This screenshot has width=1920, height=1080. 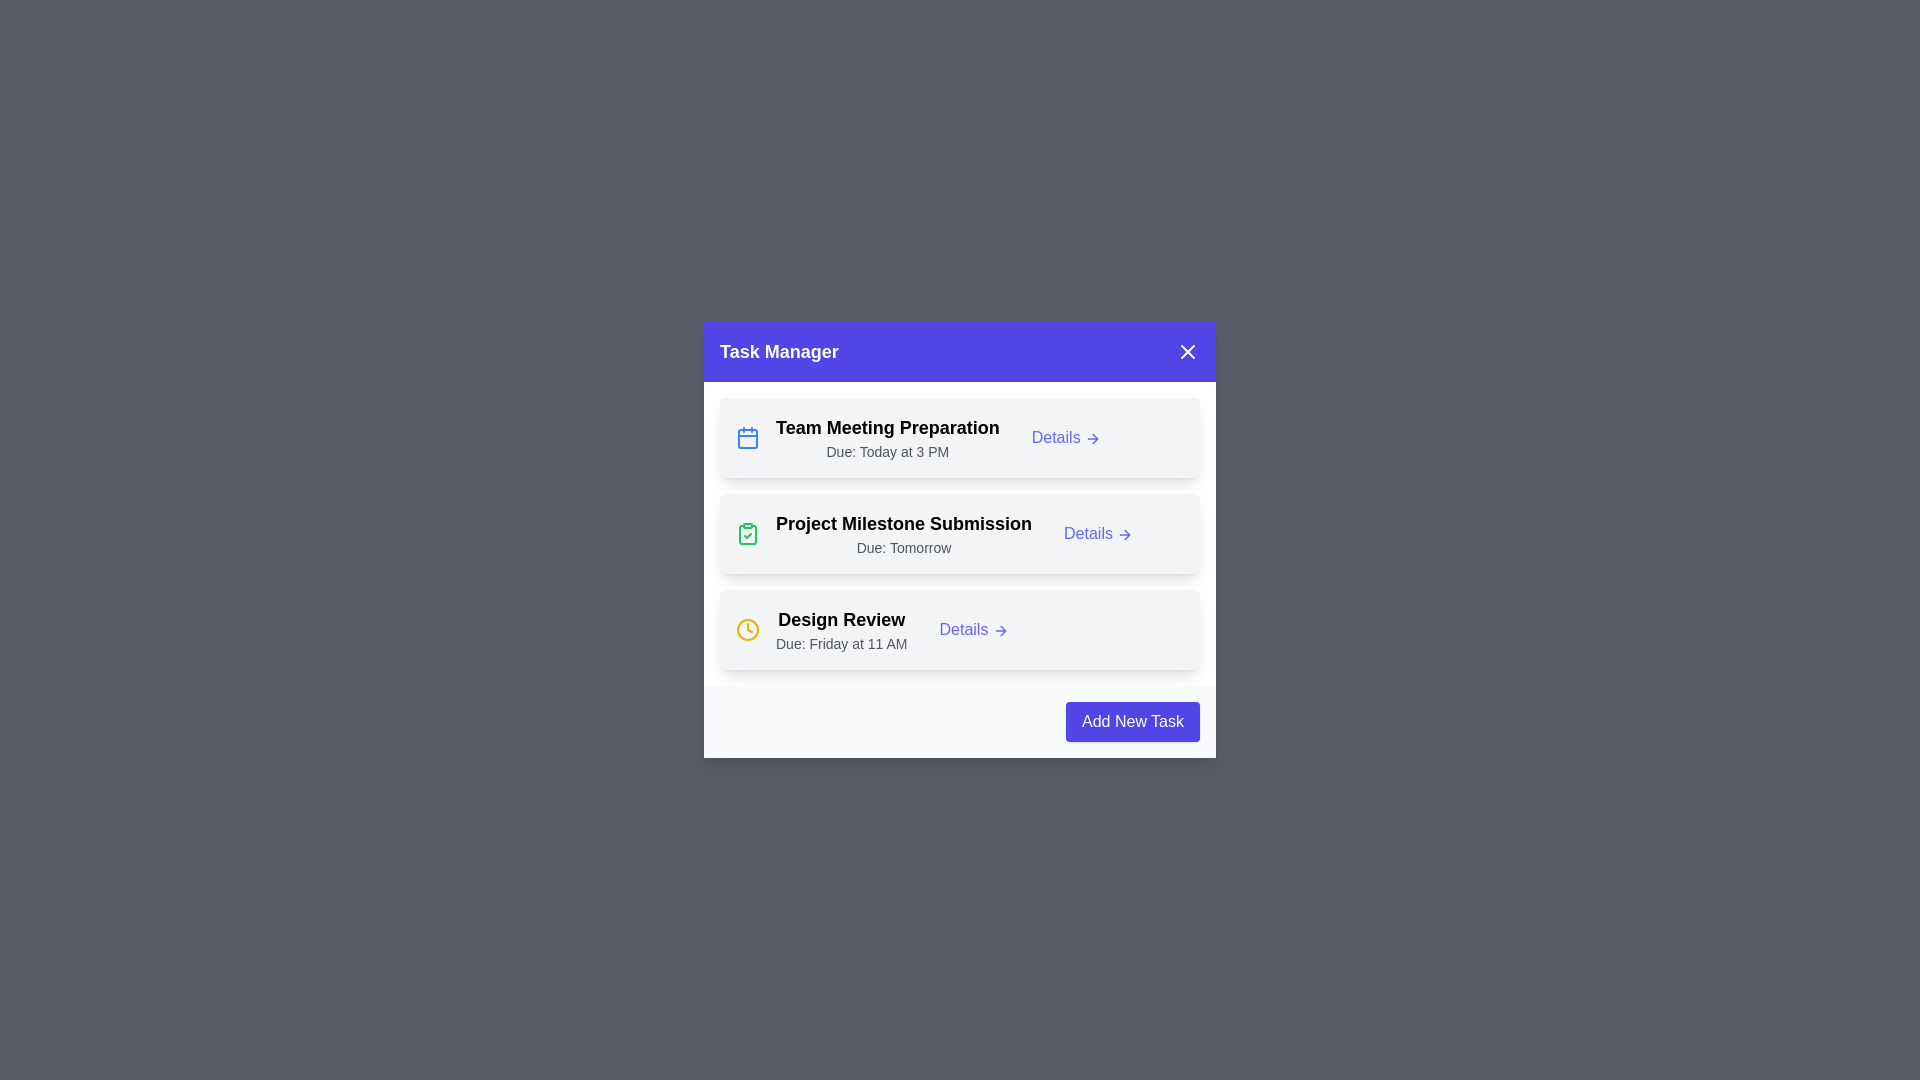 I want to click on the 'X' icon button located in the top-right corner of the 'Task Manager' header bar, so click(x=1188, y=350).